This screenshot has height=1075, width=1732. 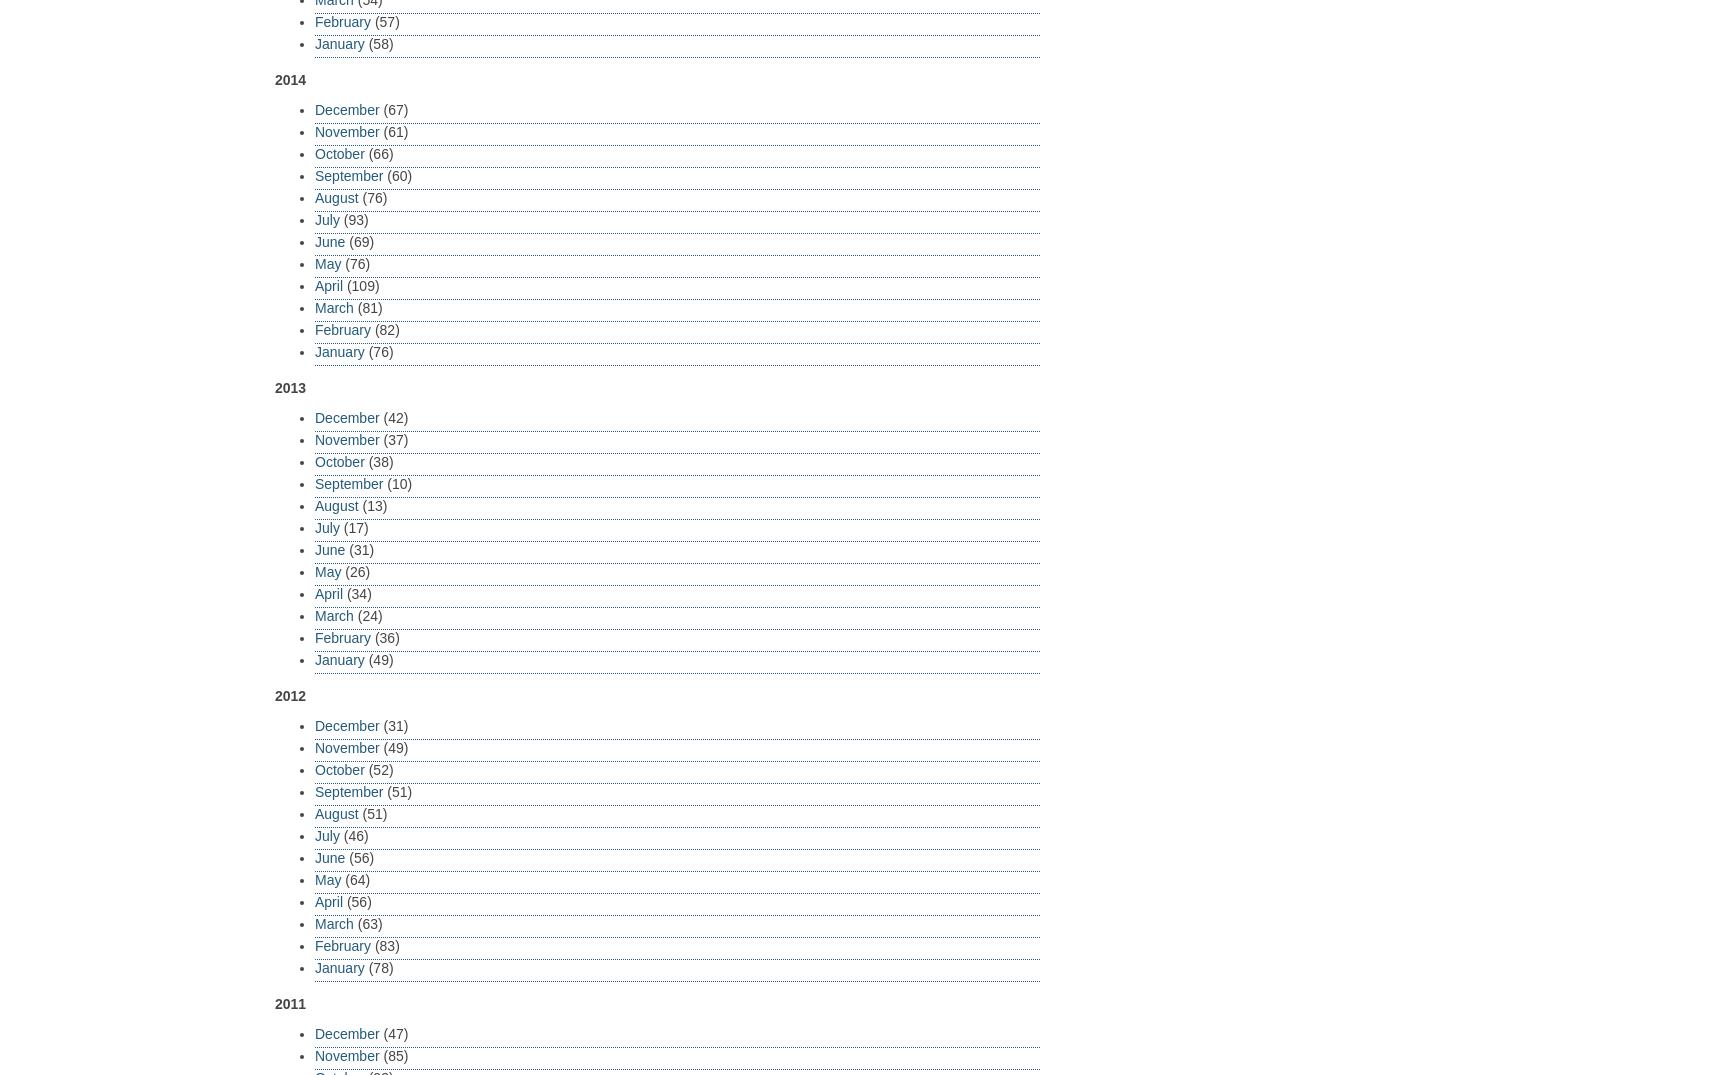 I want to click on '(66)', so click(x=363, y=152).